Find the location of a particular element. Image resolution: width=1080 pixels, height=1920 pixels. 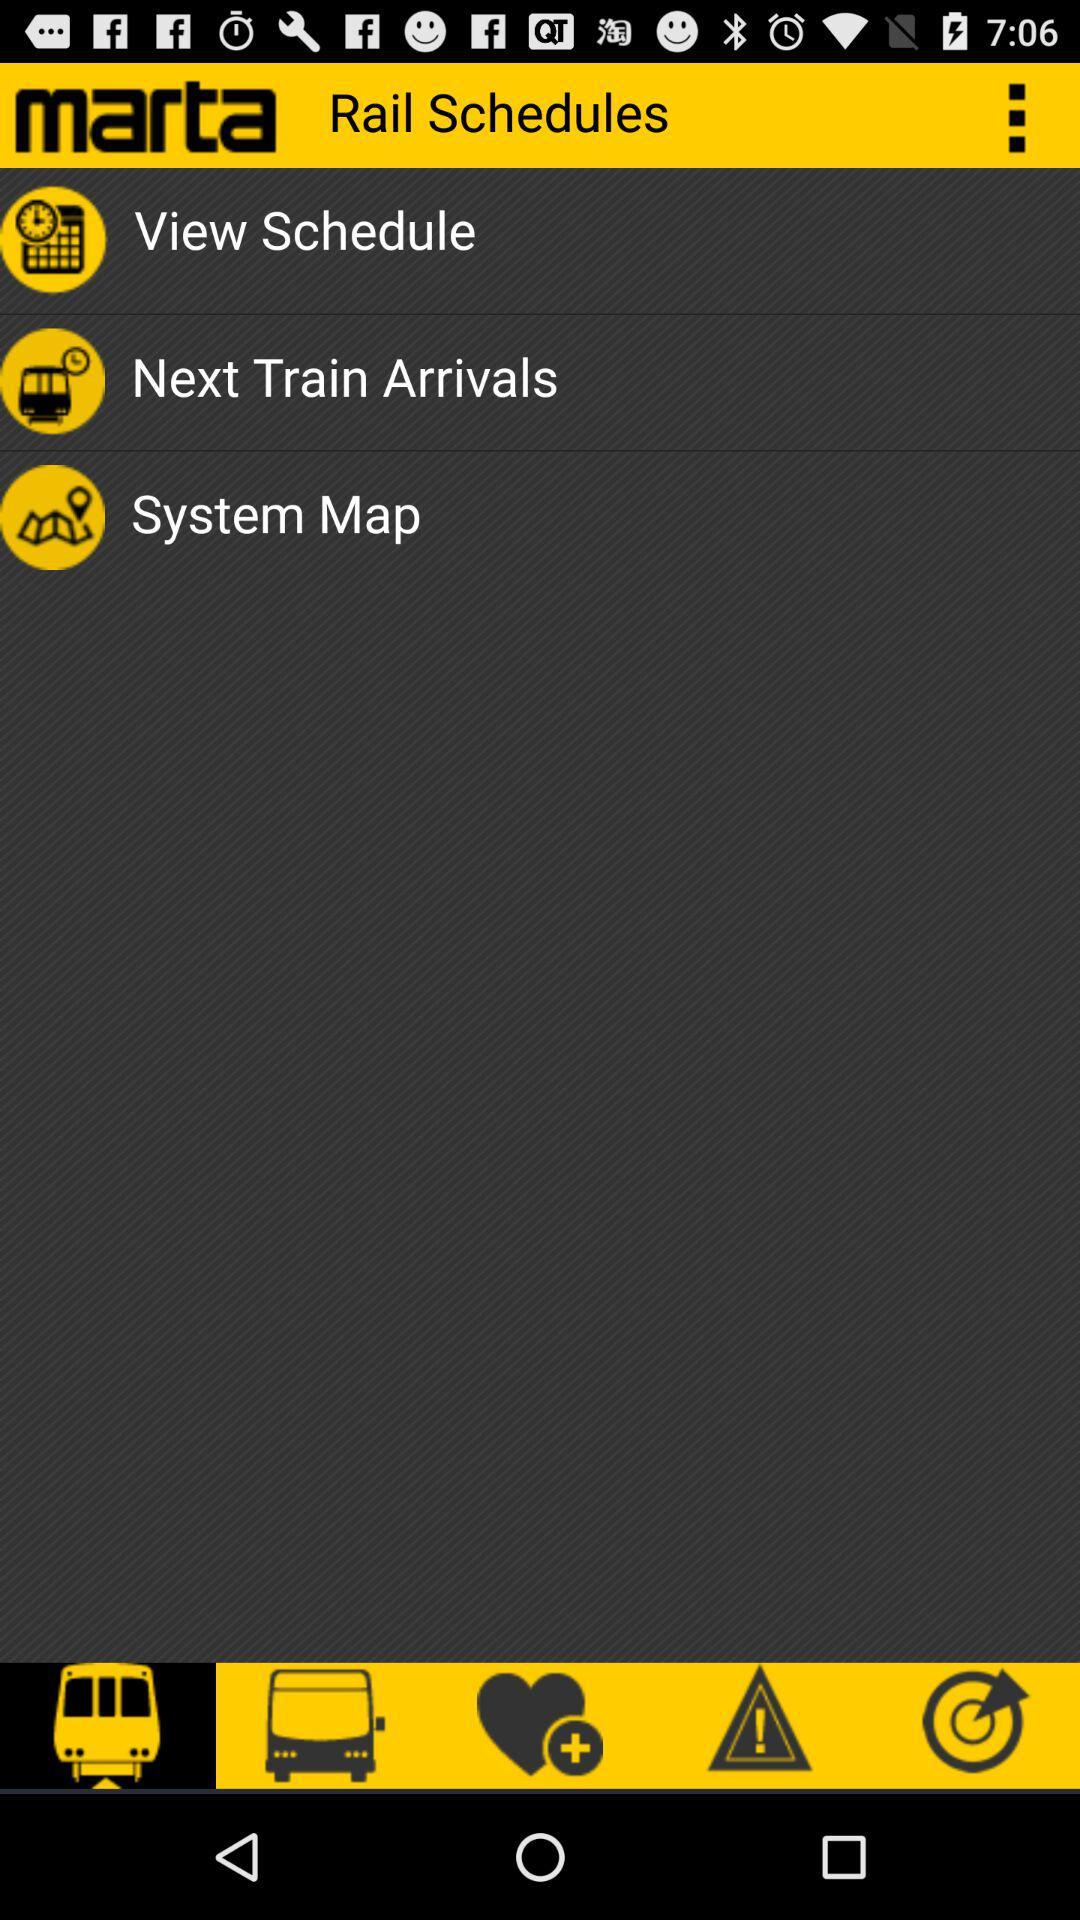

the next train arrivals app is located at coordinates (343, 382).